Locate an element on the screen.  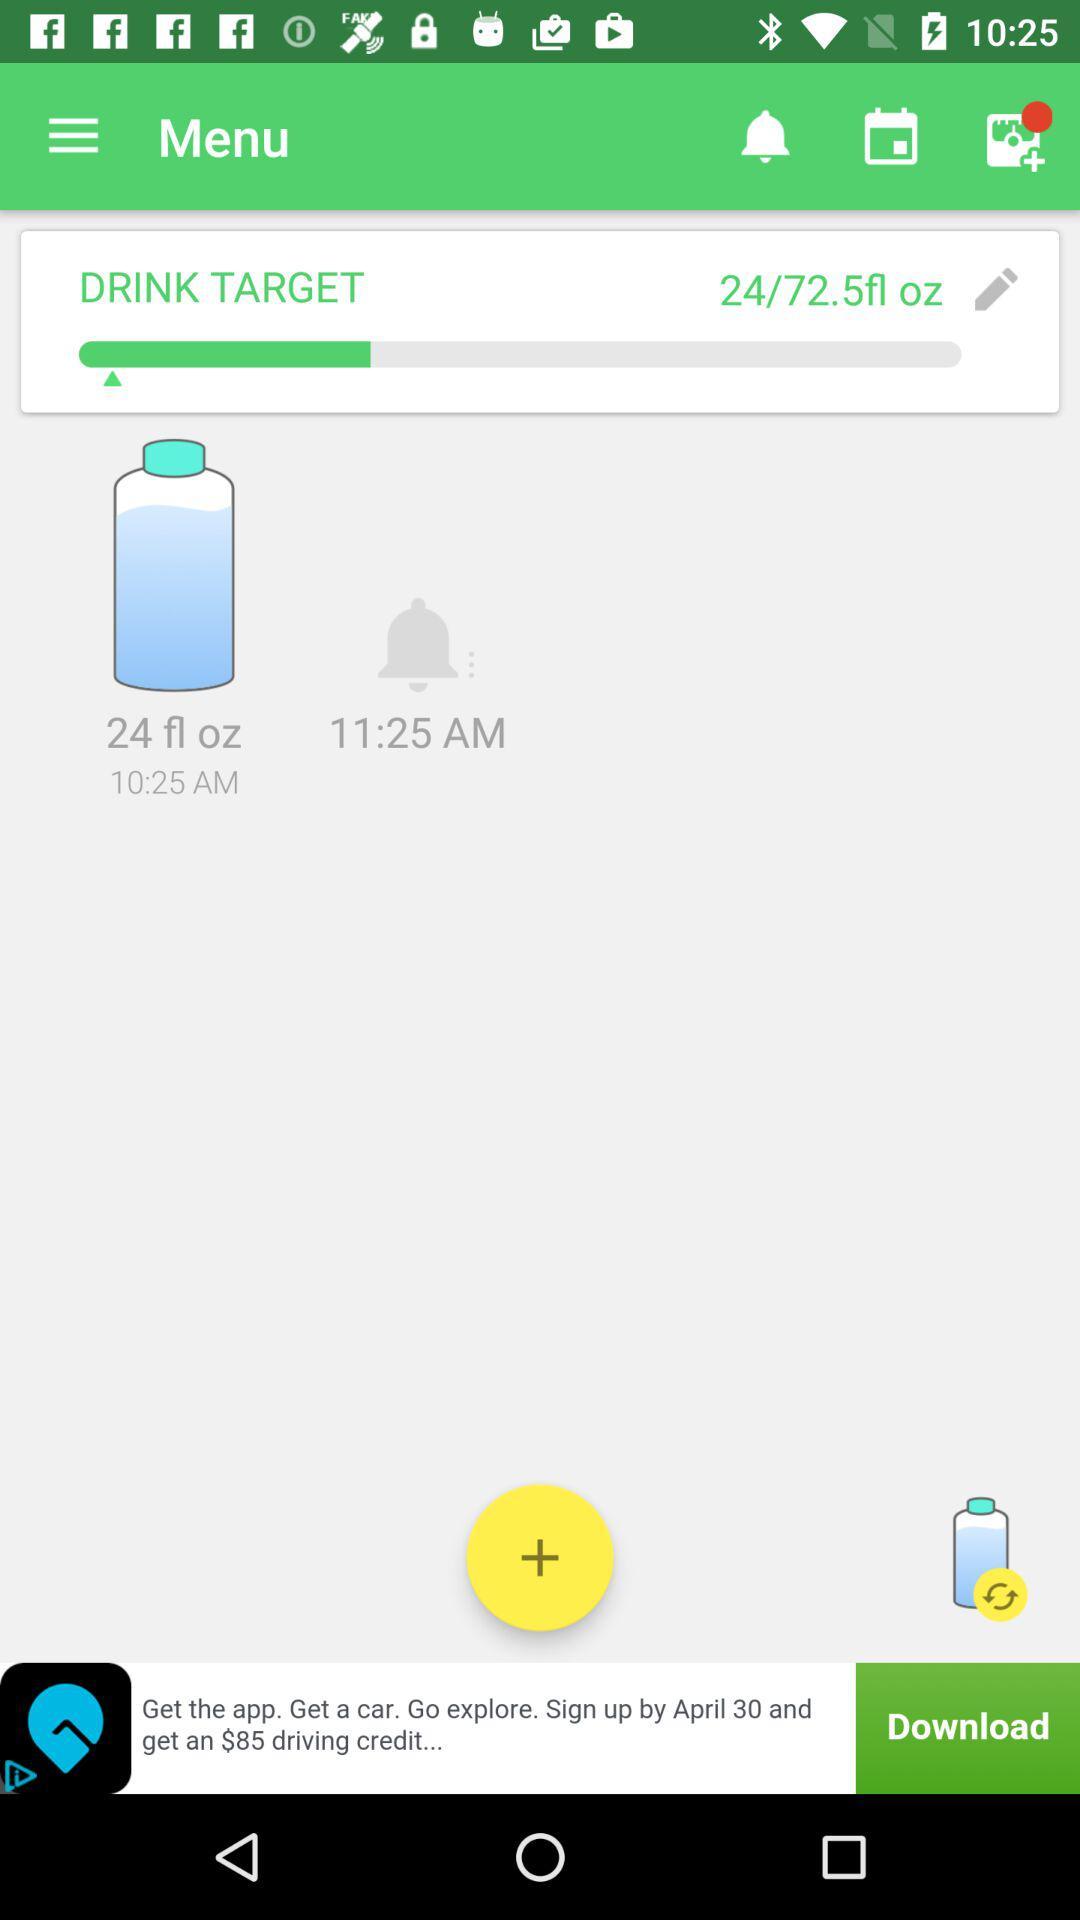
icon above the drink target is located at coordinates (72, 135).